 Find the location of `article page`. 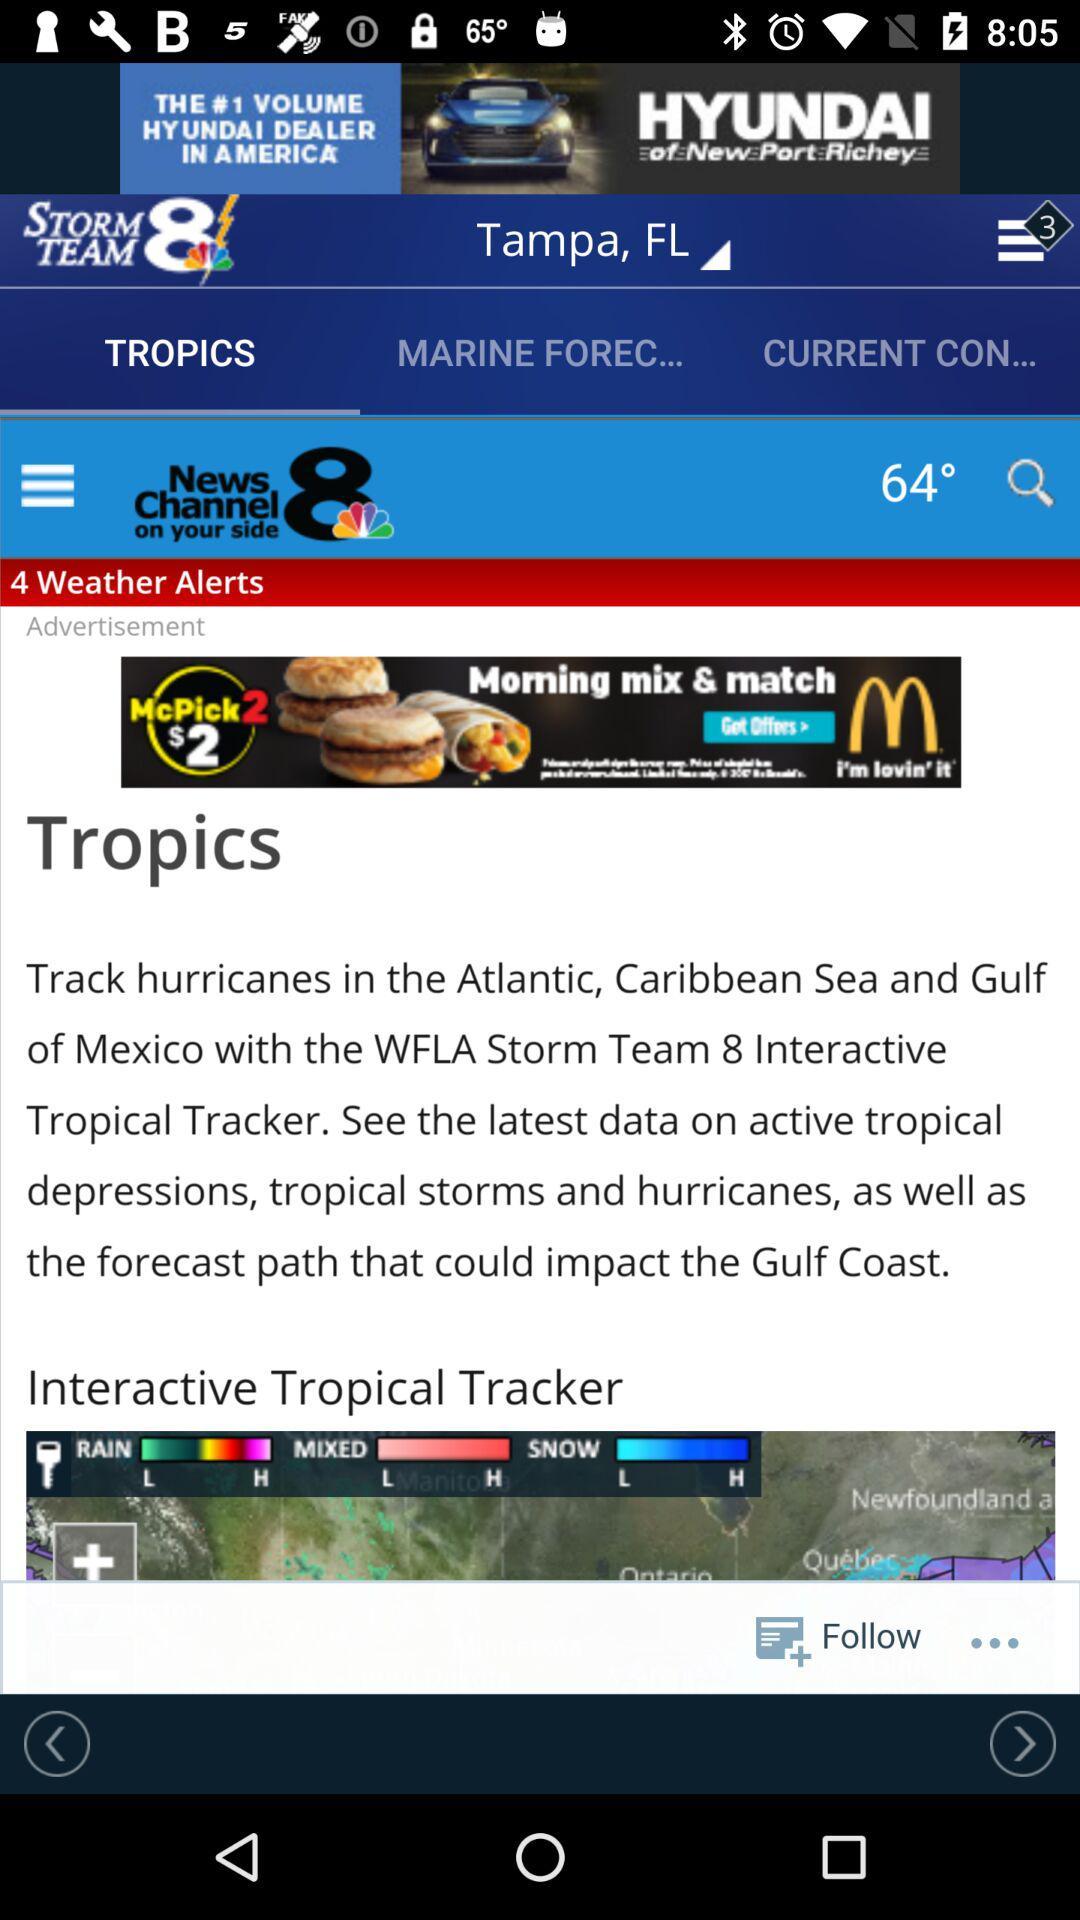

article page is located at coordinates (540, 1053).